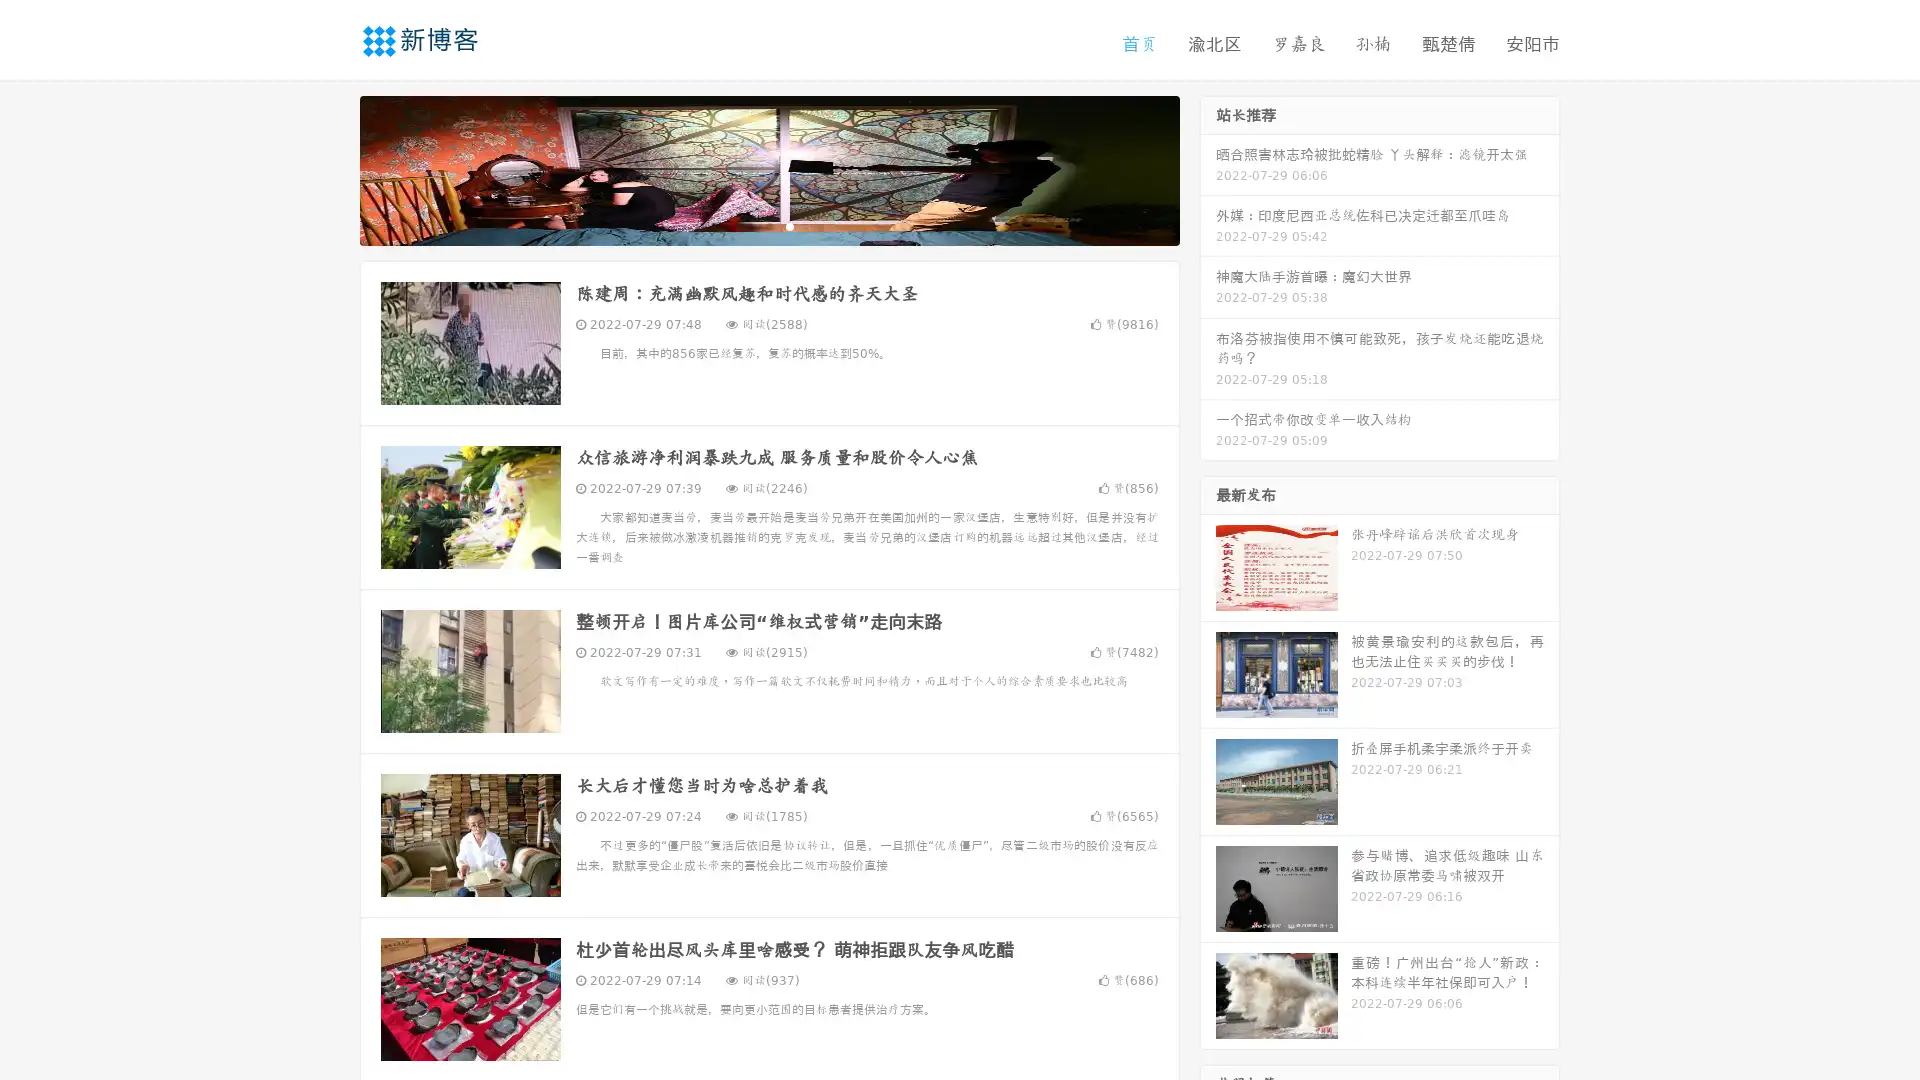  What do you see at coordinates (768, 225) in the screenshot?
I see `Go to slide 2` at bounding box center [768, 225].